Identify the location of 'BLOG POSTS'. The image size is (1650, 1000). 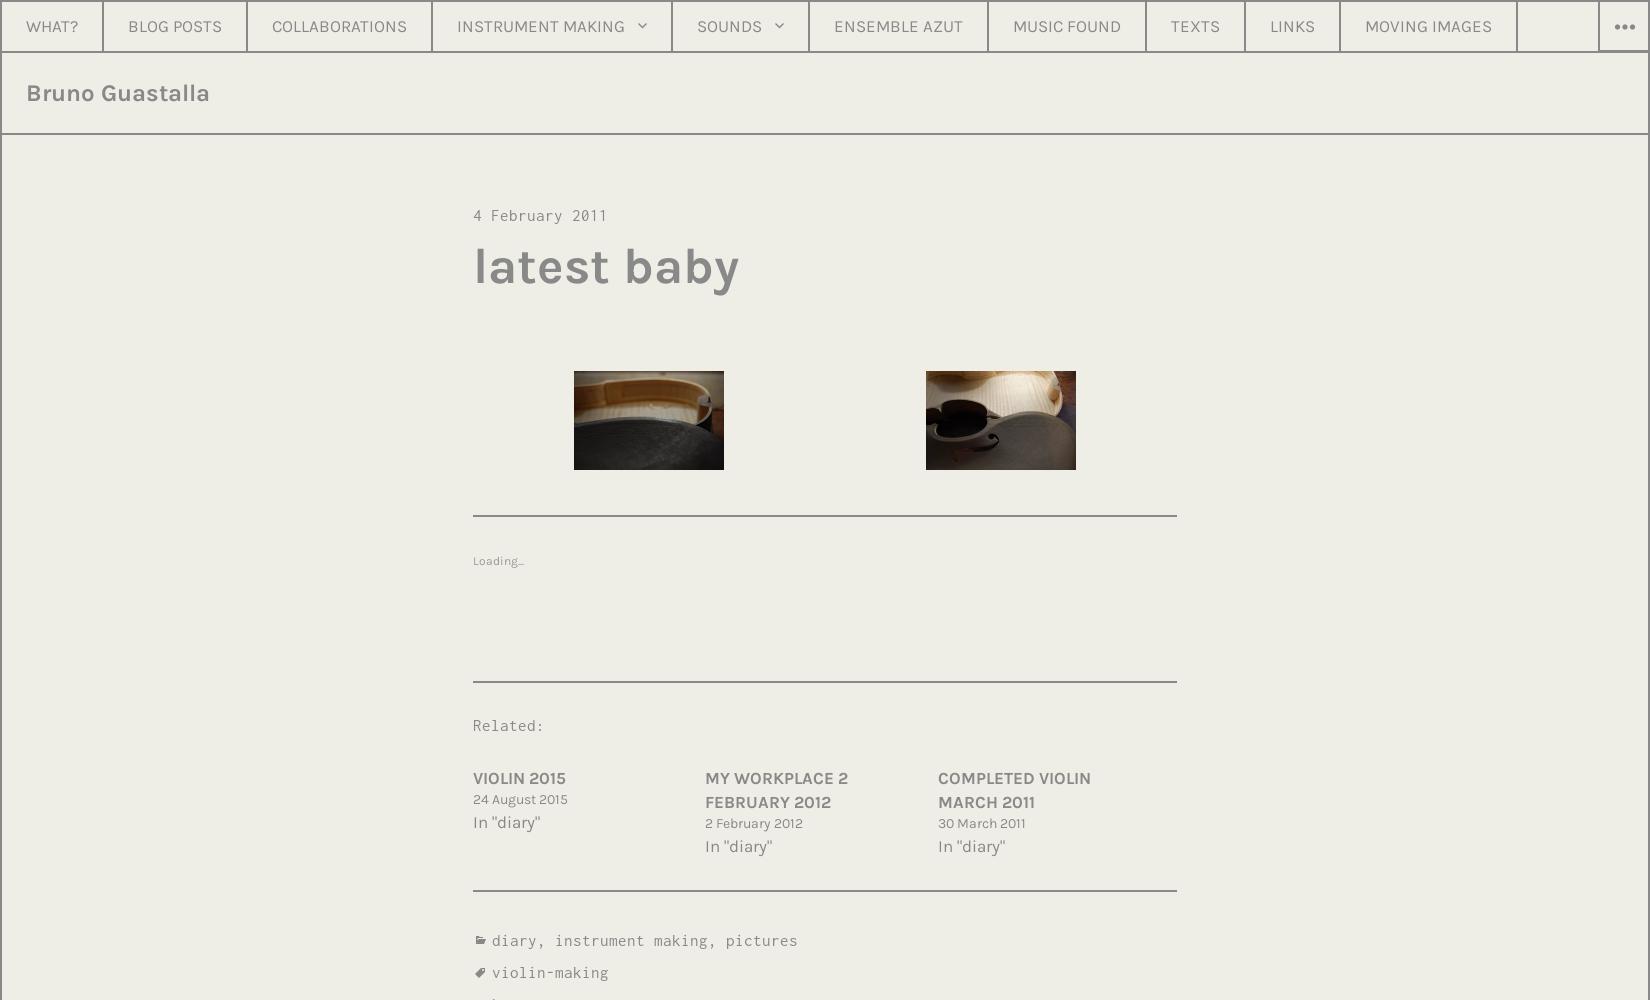
(175, 26).